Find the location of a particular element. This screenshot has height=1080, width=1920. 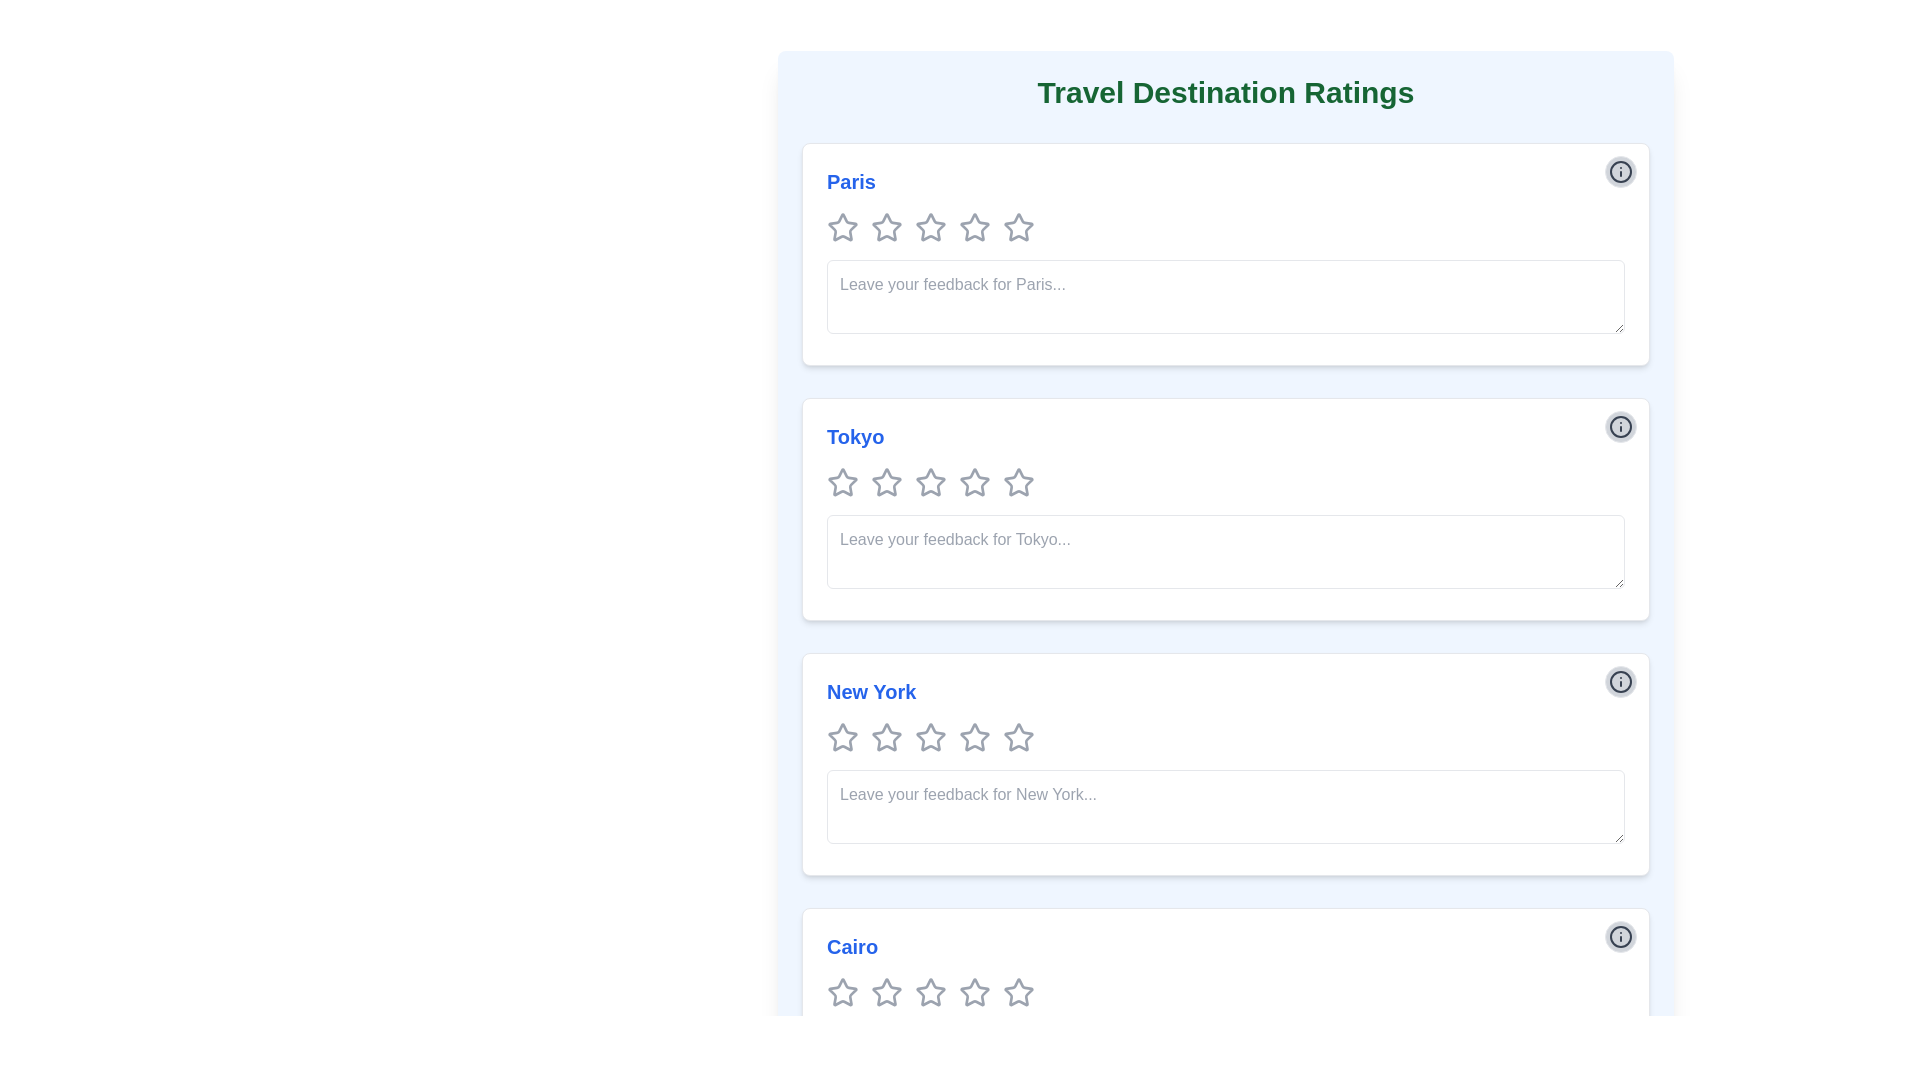

the second star icon in the rating widget for 'Paris' is located at coordinates (930, 226).